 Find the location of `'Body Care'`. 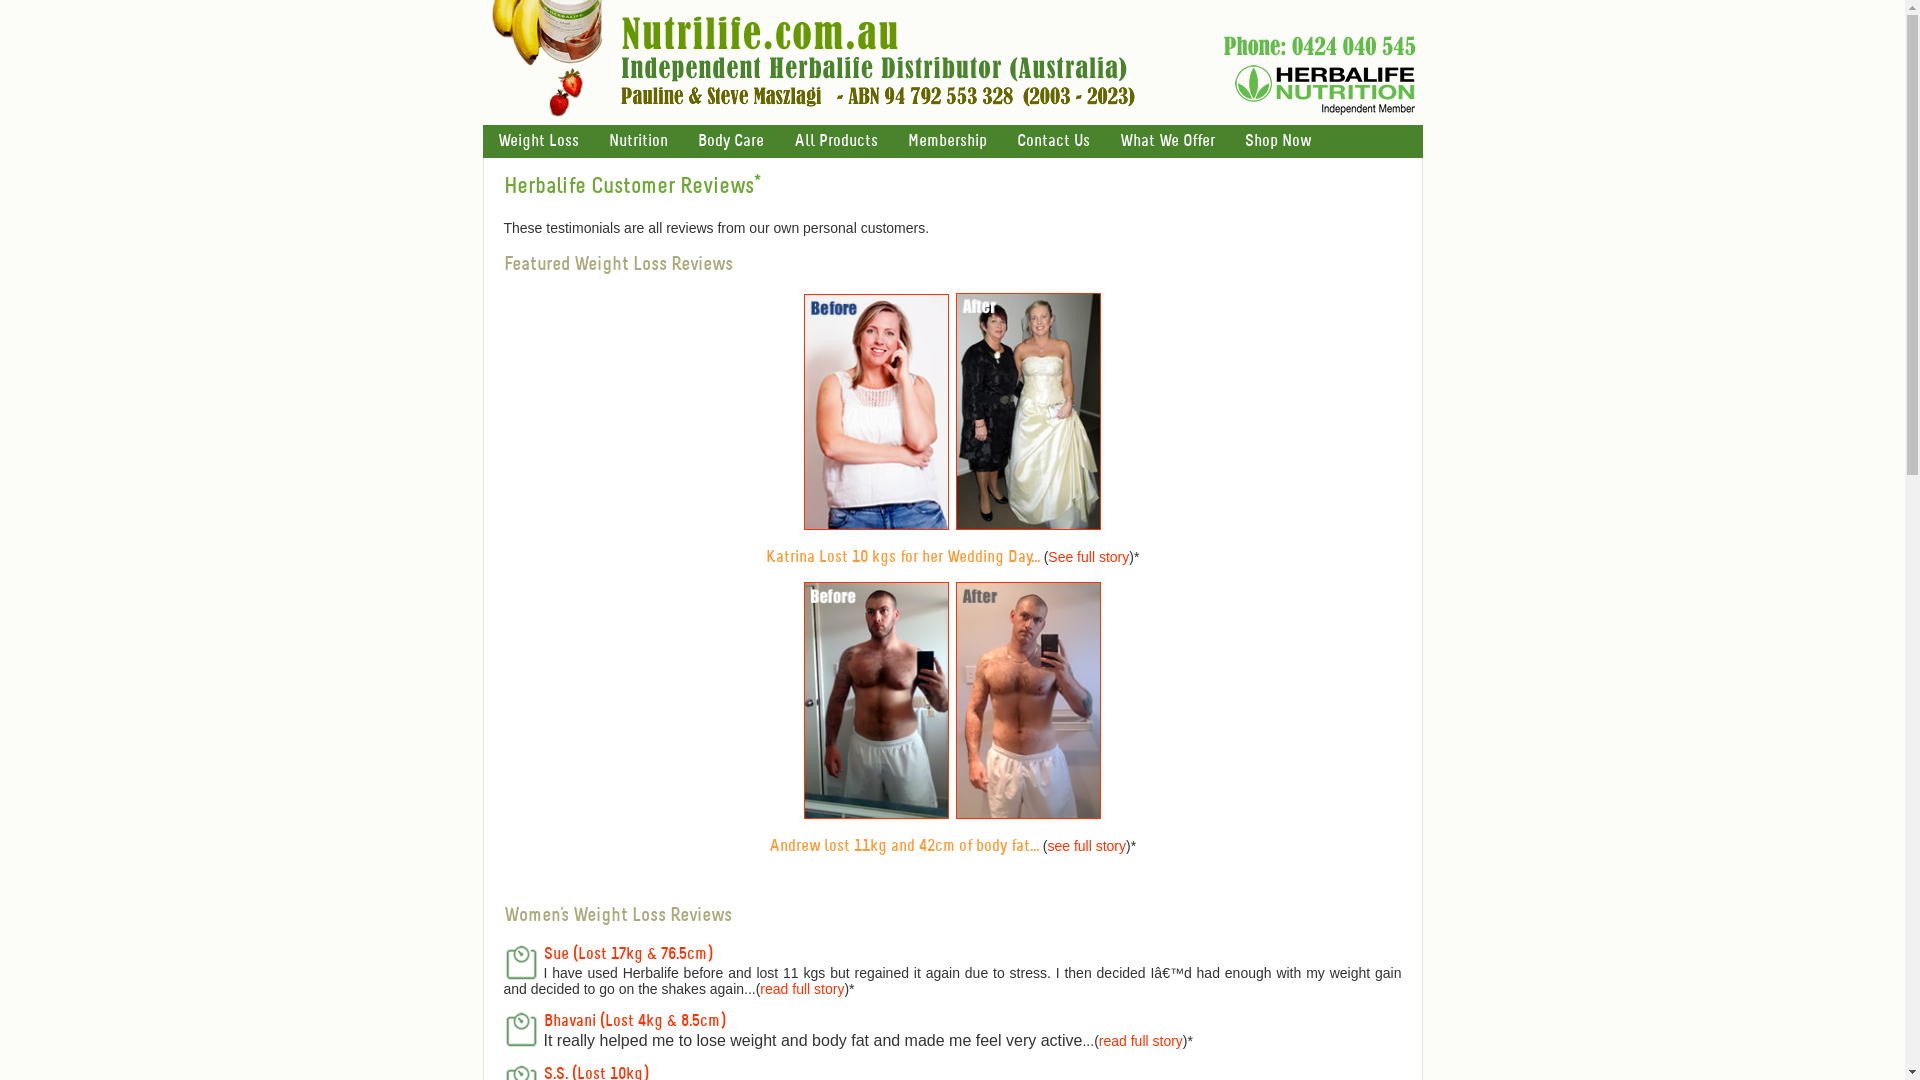

'Body Care' is located at coordinates (728, 140).